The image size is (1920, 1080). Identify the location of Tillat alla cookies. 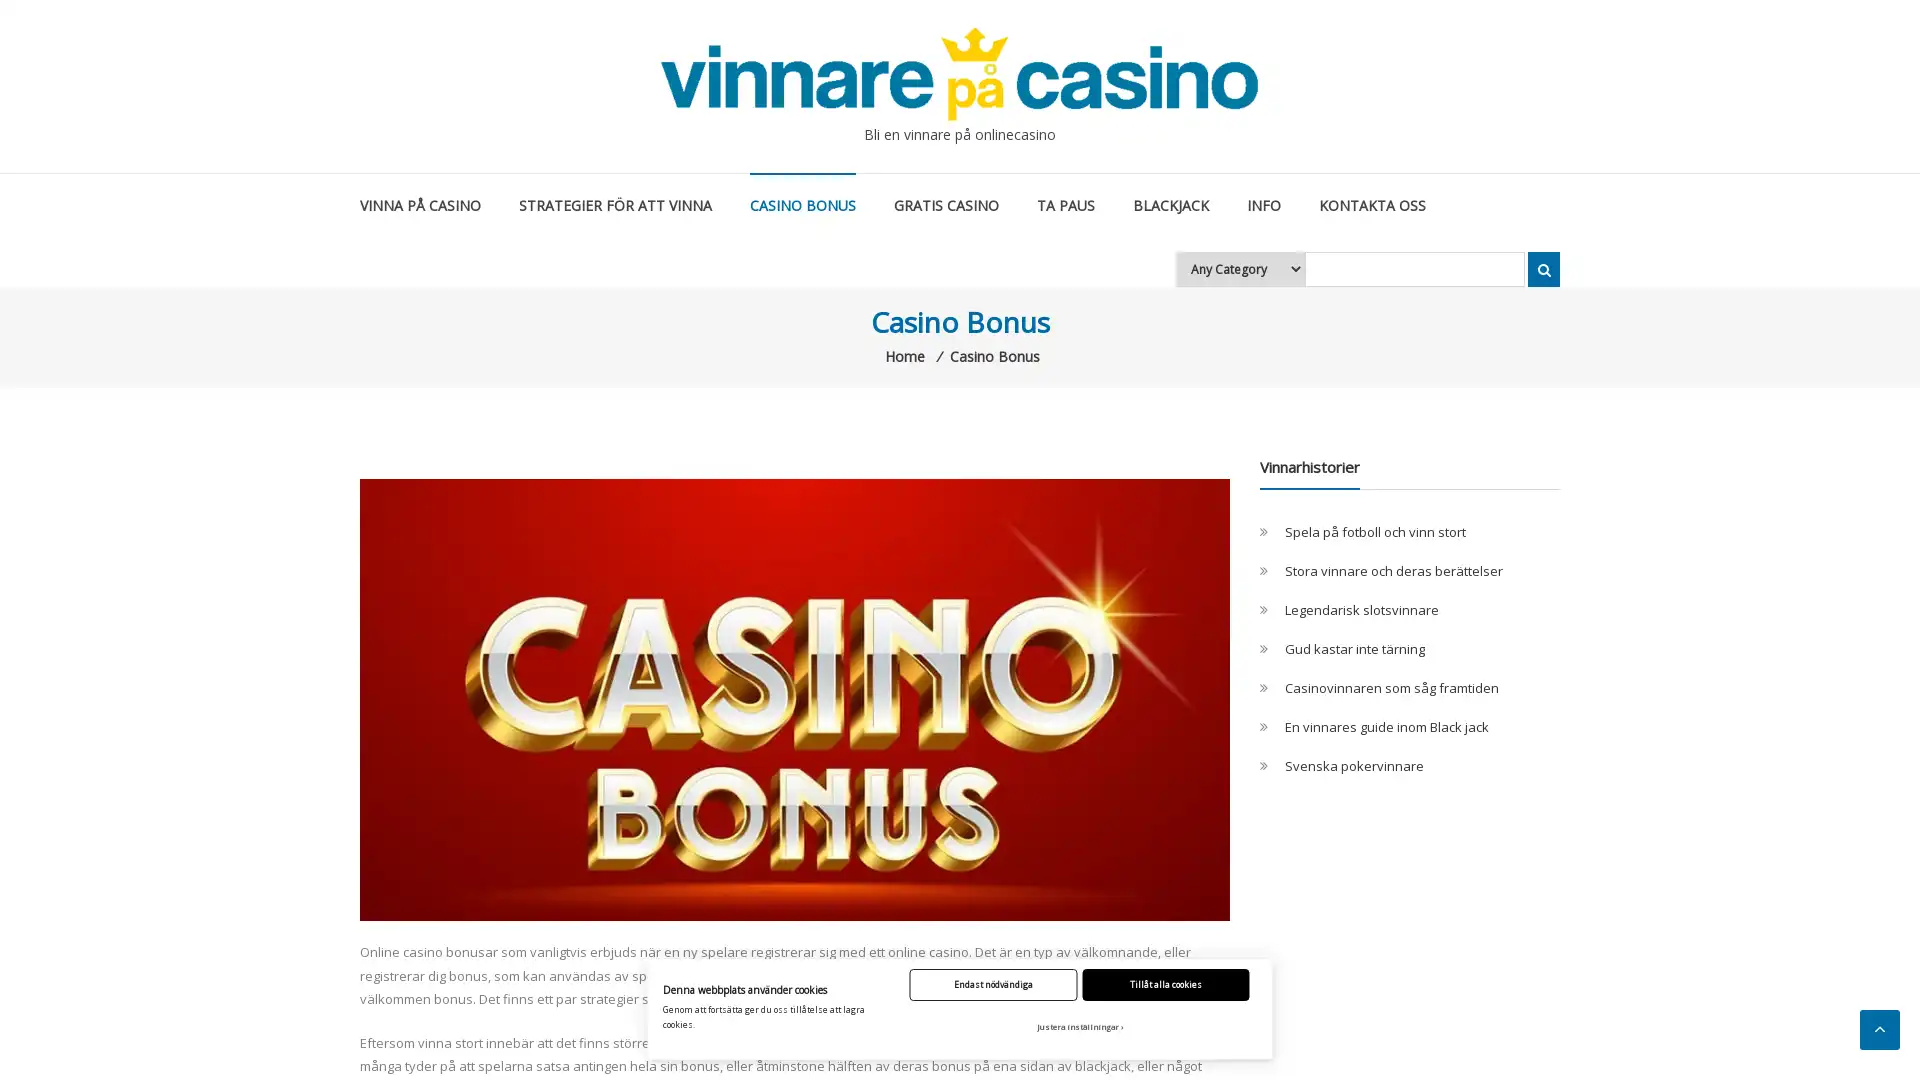
(1165, 983).